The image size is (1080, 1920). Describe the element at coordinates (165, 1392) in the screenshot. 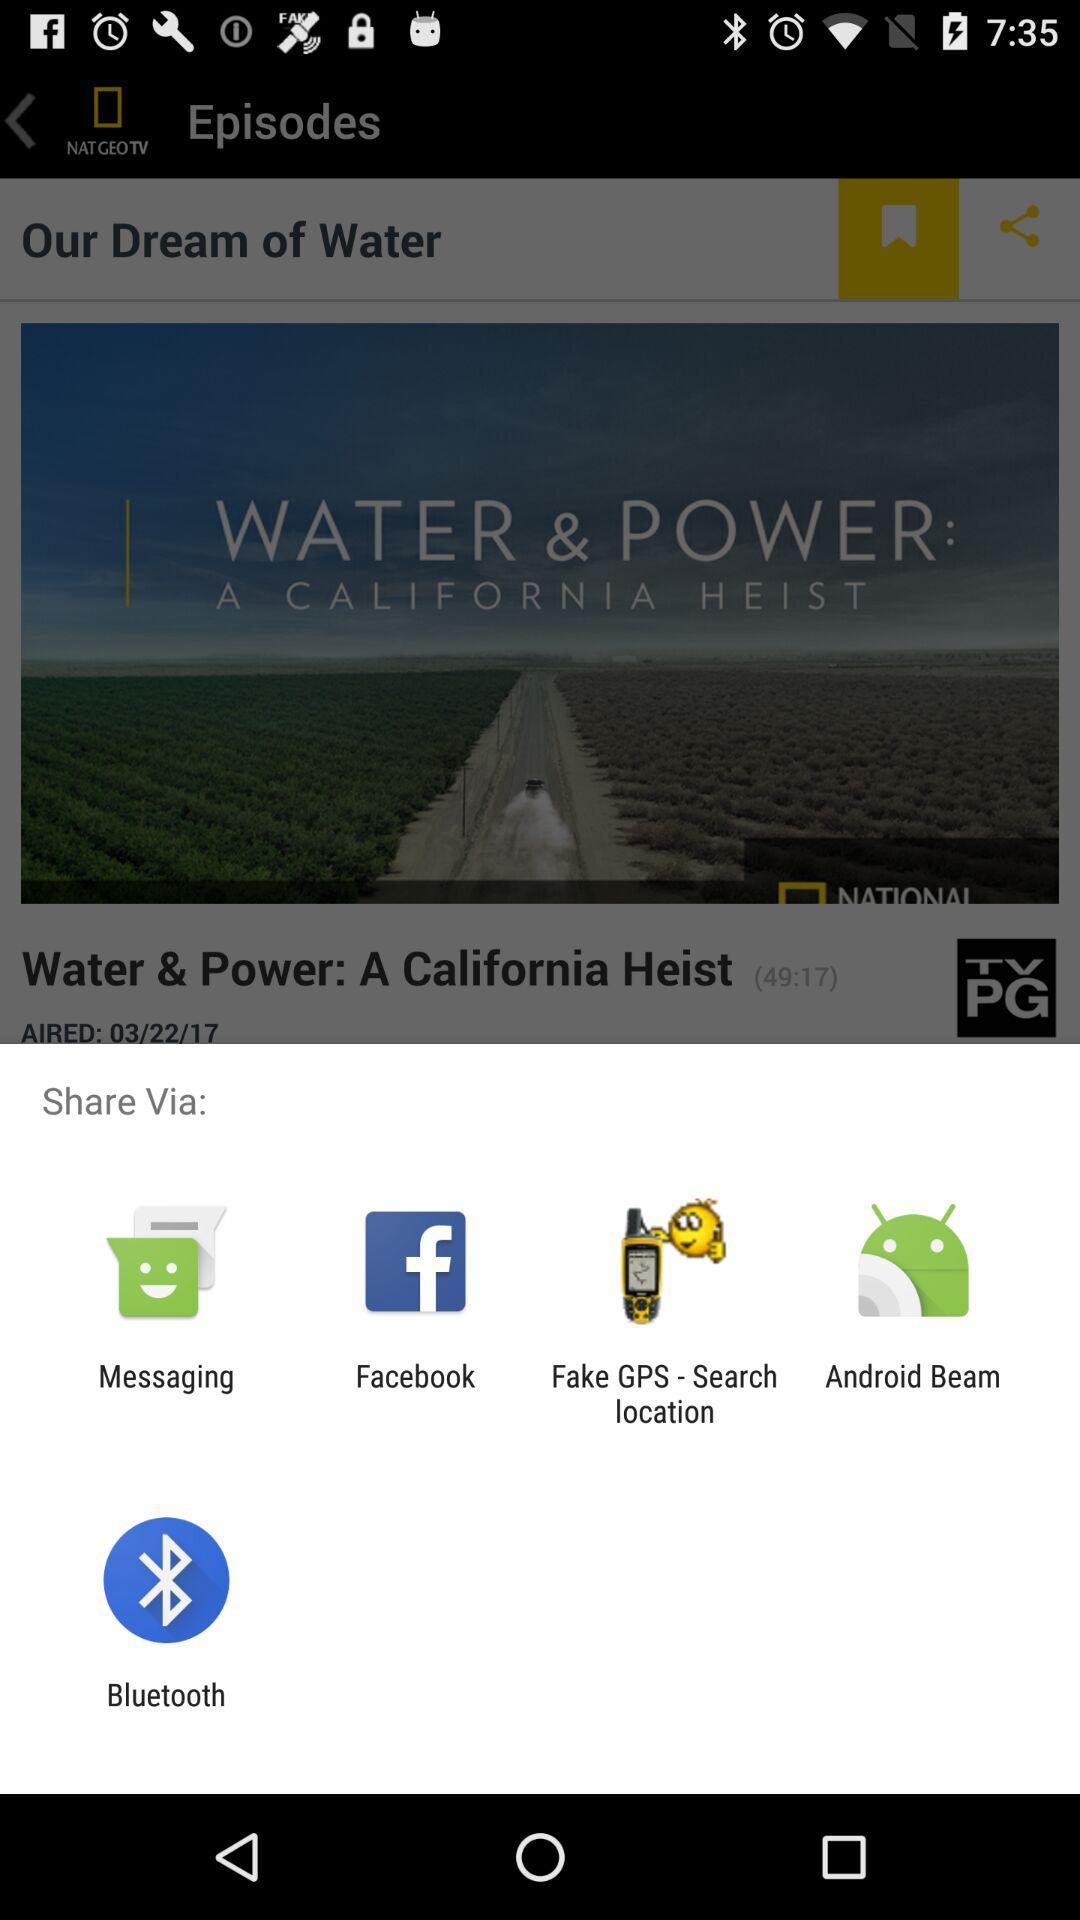

I see `messaging item` at that location.